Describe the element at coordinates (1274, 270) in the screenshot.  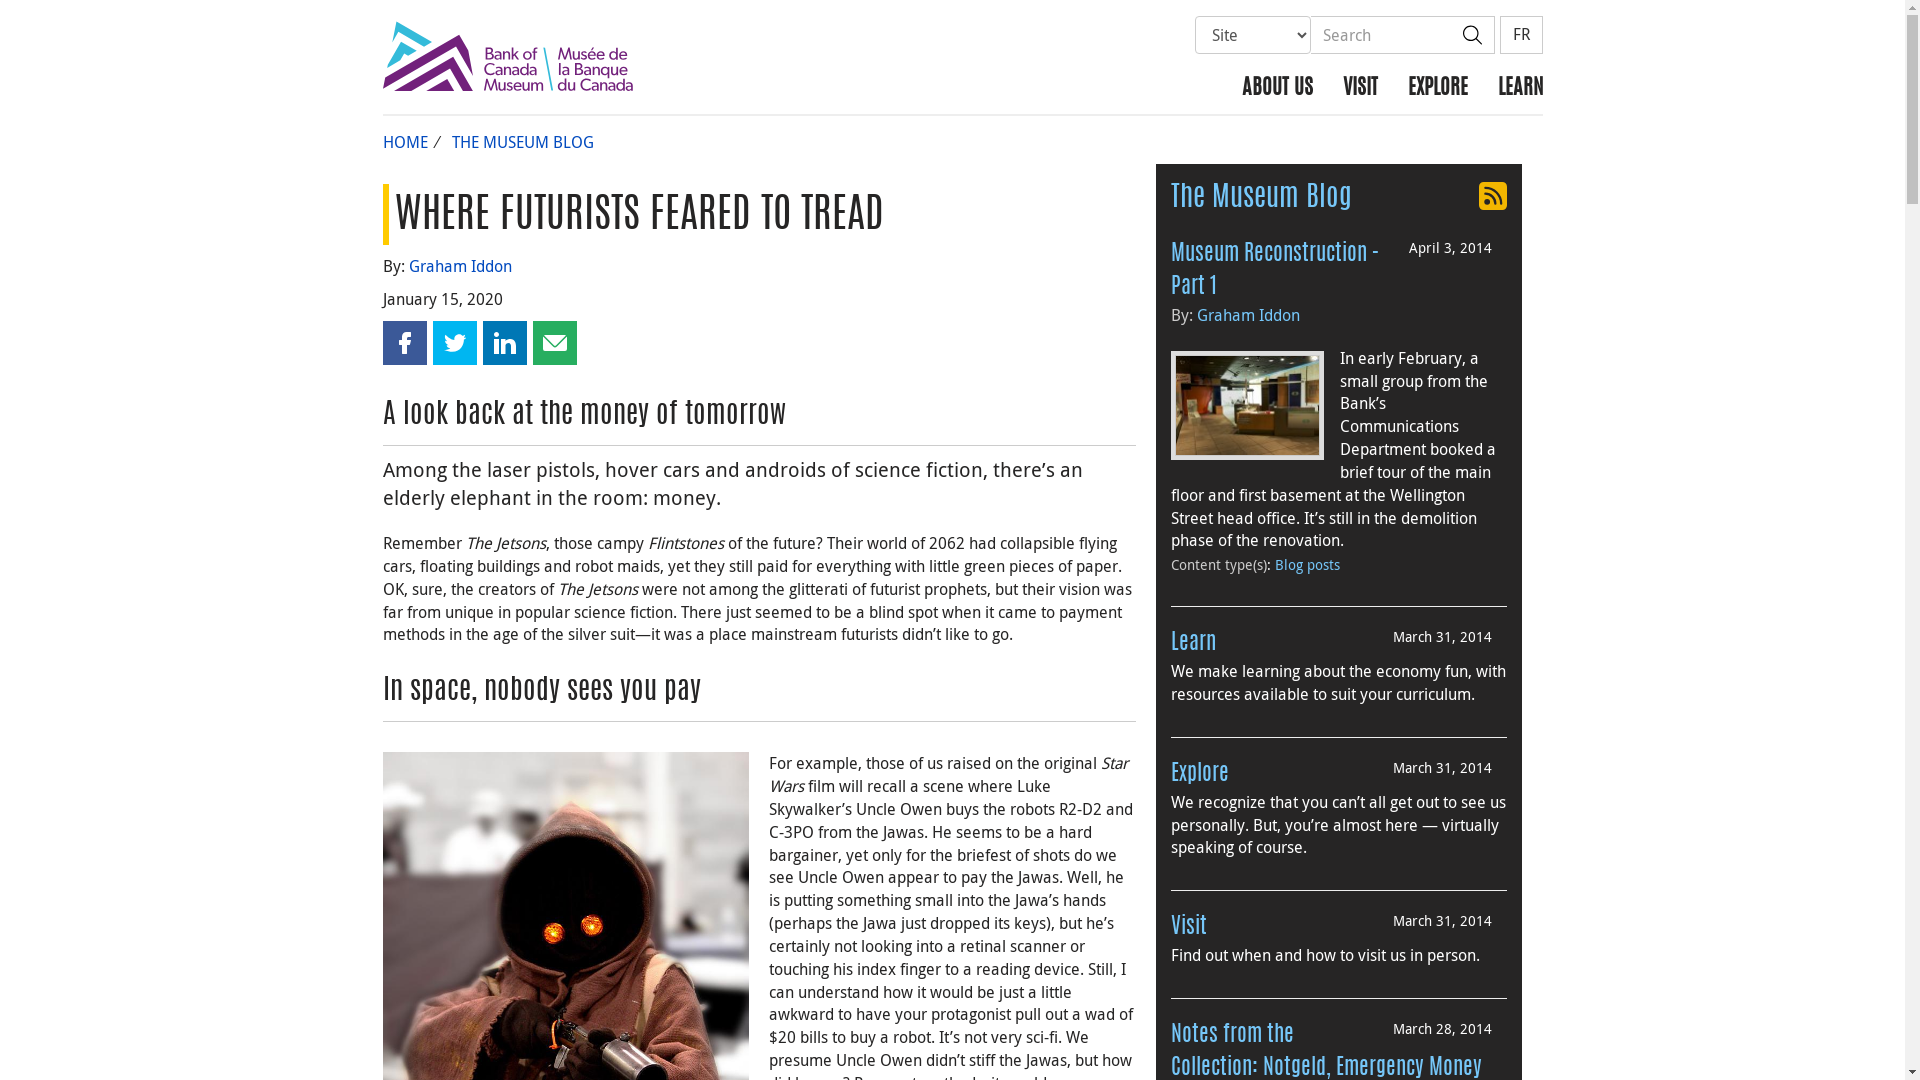
I see `'Museum Reconstruction - Part 1'` at that location.